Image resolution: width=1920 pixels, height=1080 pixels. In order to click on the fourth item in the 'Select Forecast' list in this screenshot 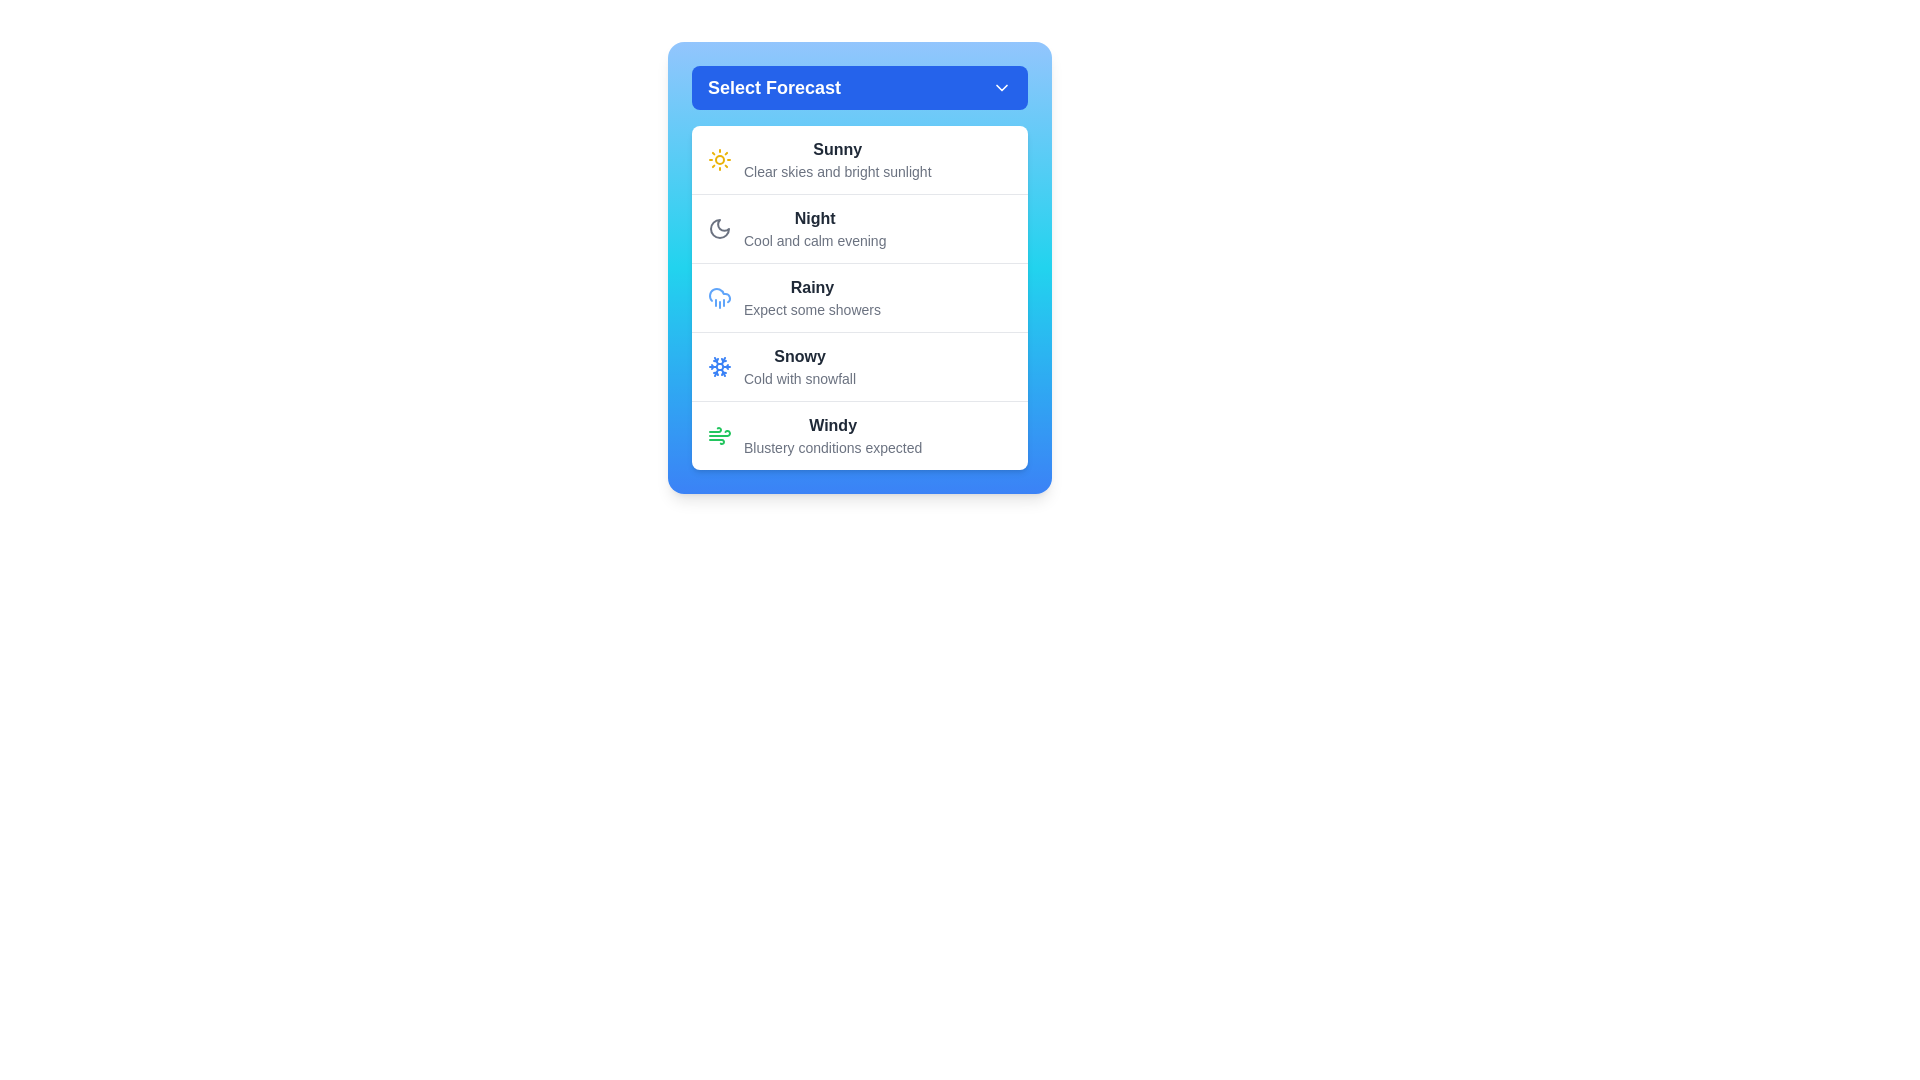, I will do `click(859, 366)`.